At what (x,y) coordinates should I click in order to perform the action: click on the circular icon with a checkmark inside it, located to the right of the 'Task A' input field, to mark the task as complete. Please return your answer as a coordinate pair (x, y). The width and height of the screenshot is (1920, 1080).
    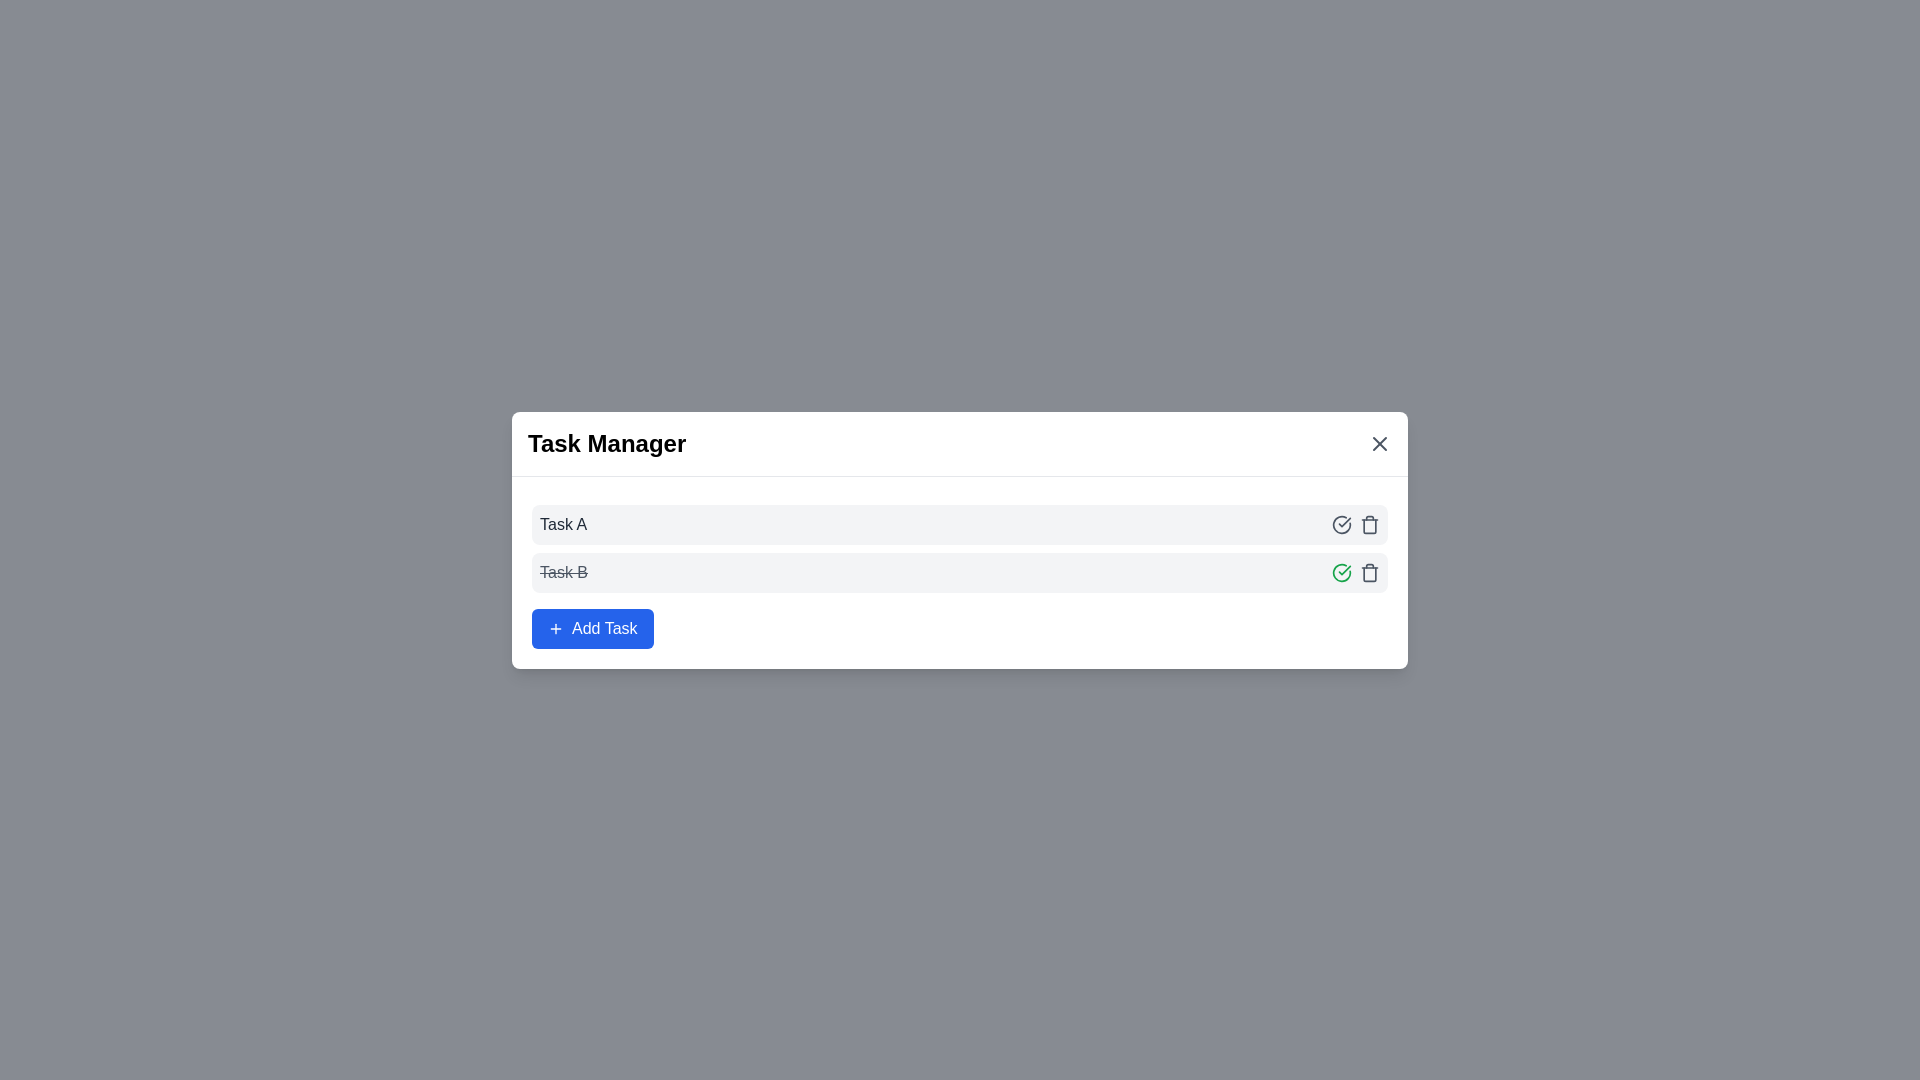
    Looking at the image, I should click on (1342, 523).